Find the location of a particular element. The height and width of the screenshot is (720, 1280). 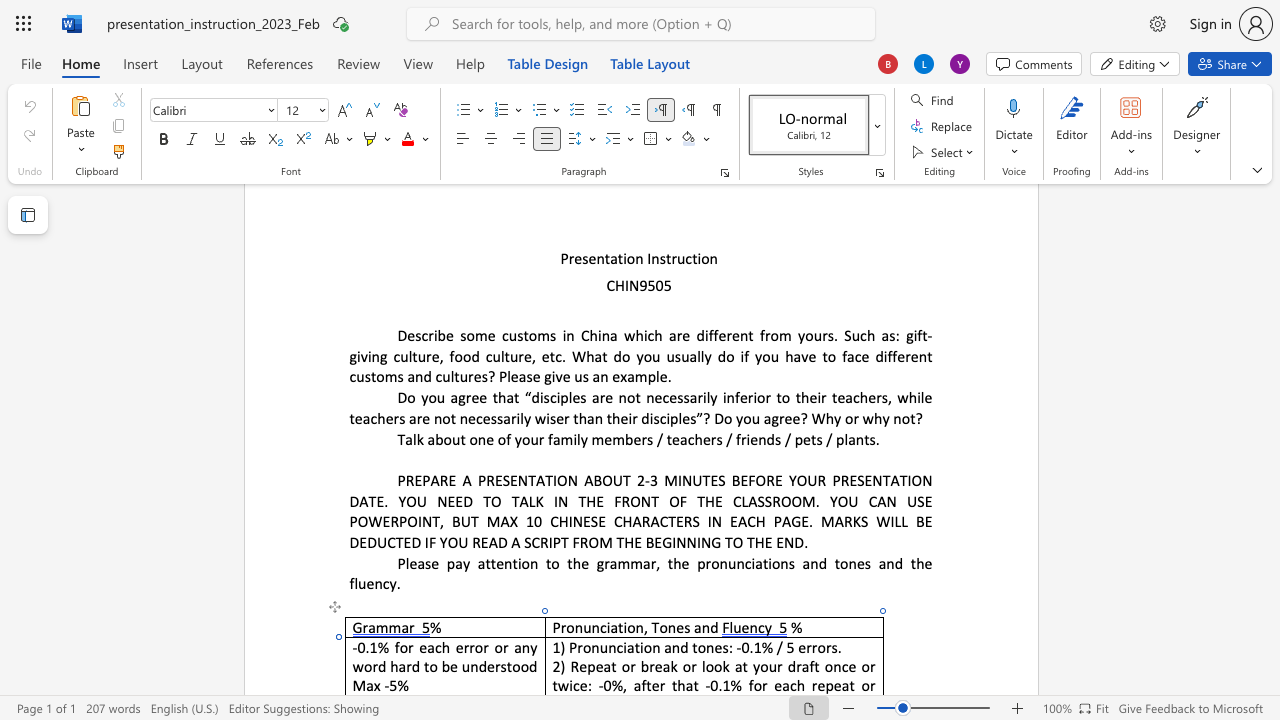

the 1th character "1" in the text is located at coordinates (373, 647).